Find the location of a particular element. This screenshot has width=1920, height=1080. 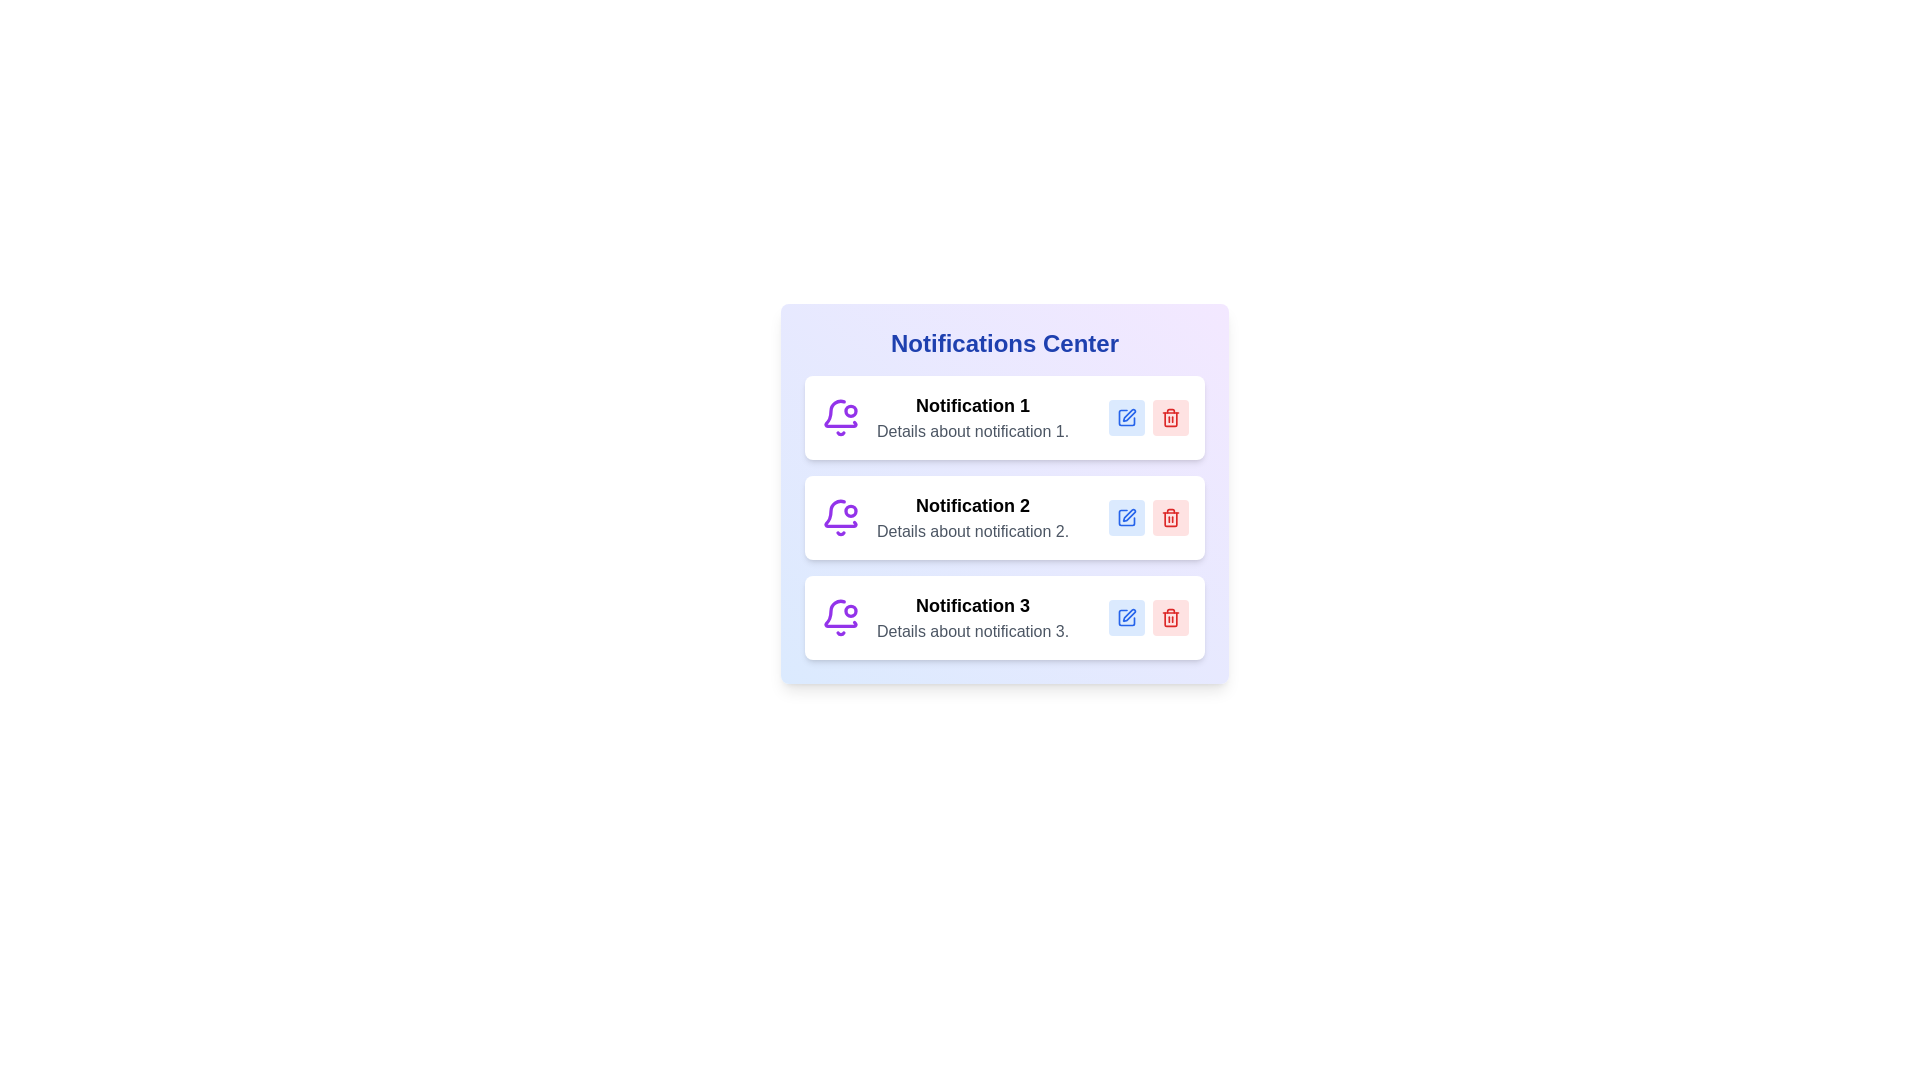

the vibrant purple bell-shaped icon with a circular dot, located at the start of the first notification entry in the notification card is located at coordinates (840, 416).